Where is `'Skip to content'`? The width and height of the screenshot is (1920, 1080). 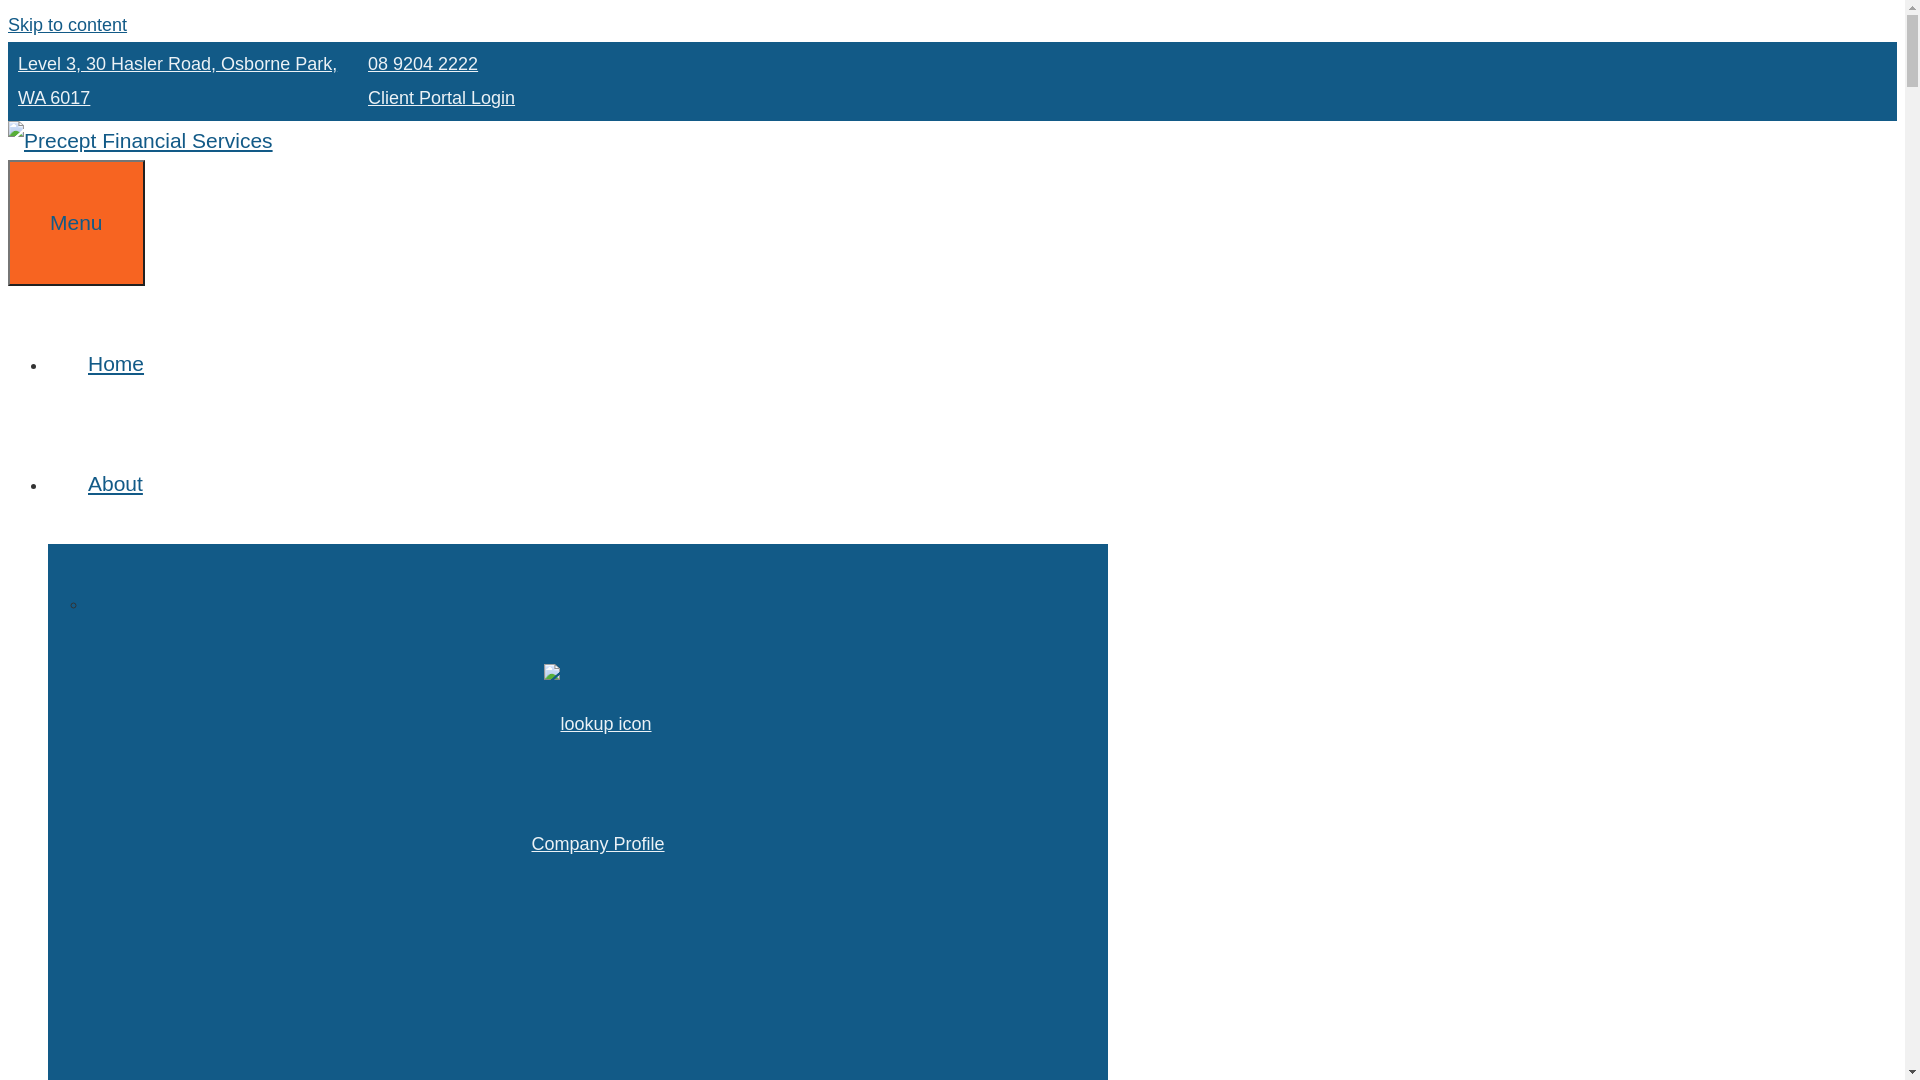
'Skip to content' is located at coordinates (67, 24).